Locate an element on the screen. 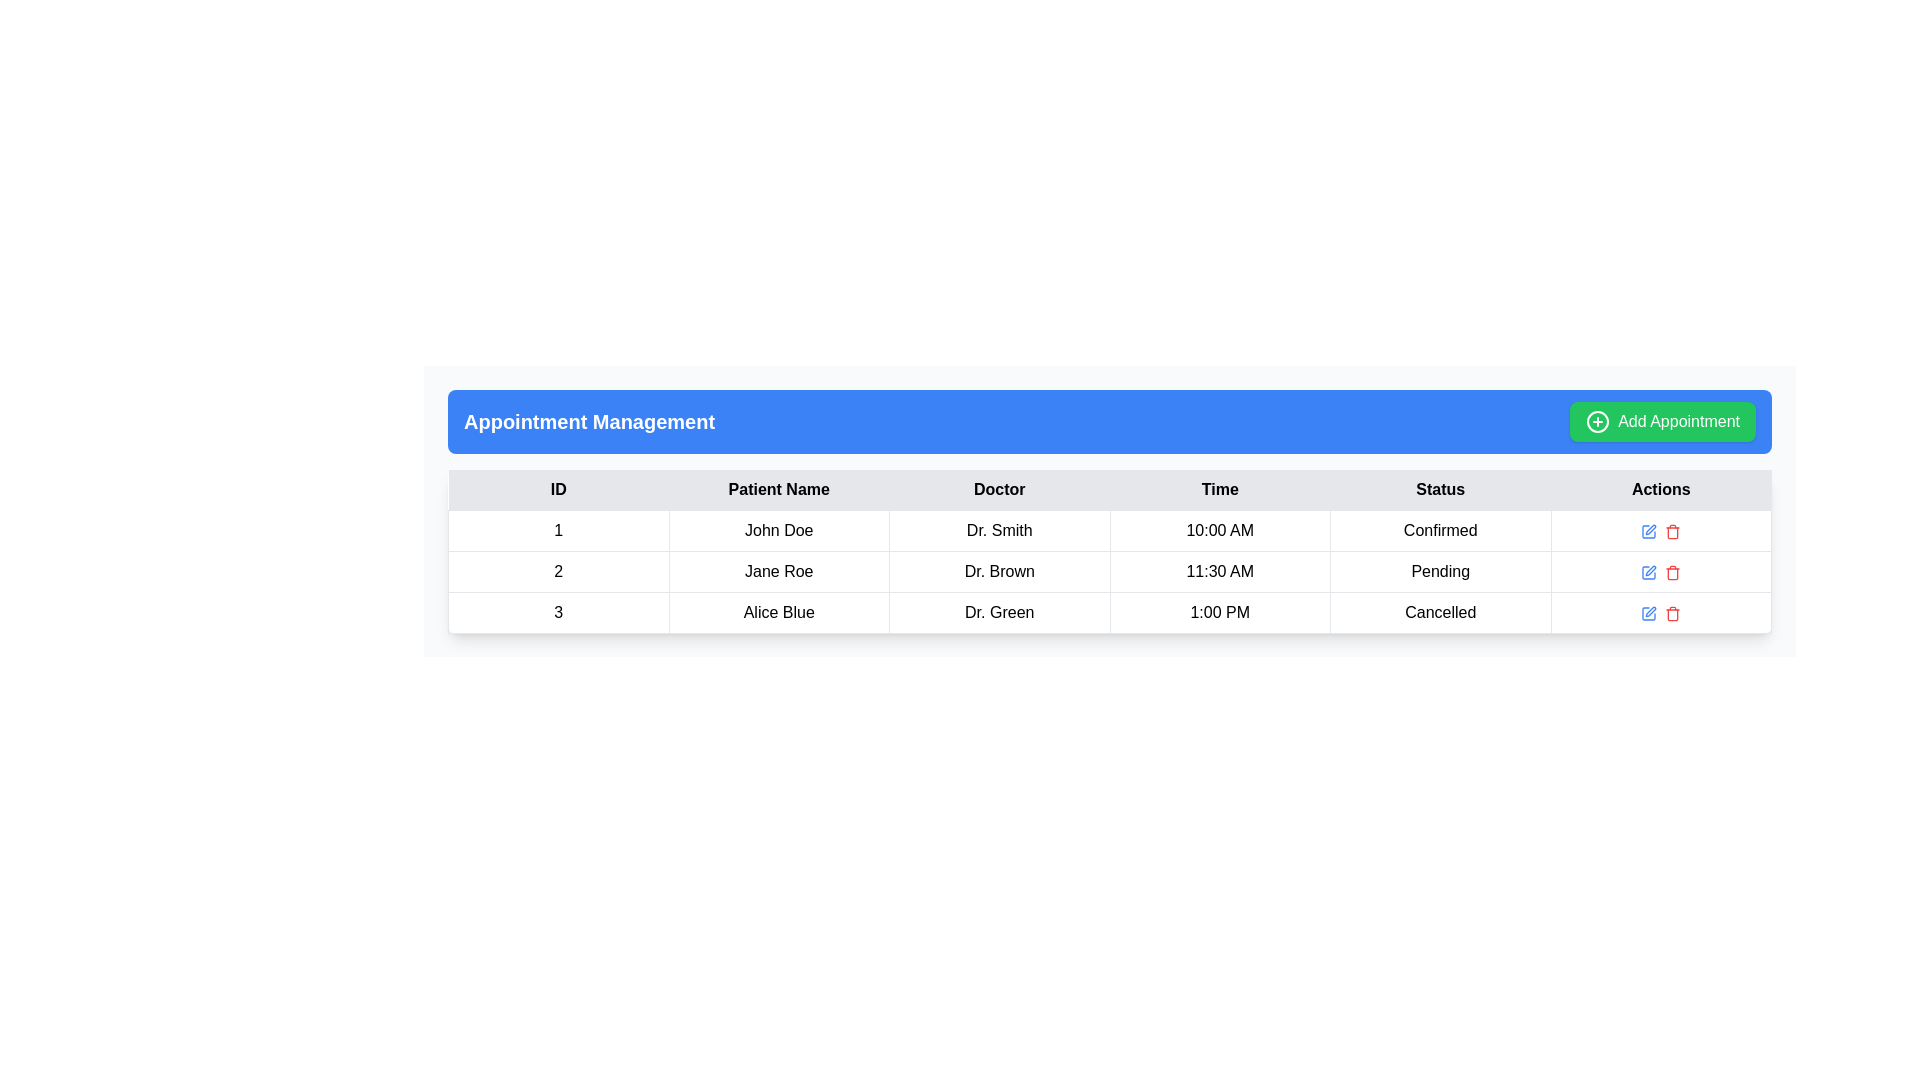  the 'Actions' text label, which is the last column header in the table header row, styled in bold and centered alignment within a gray header row is located at coordinates (1661, 490).